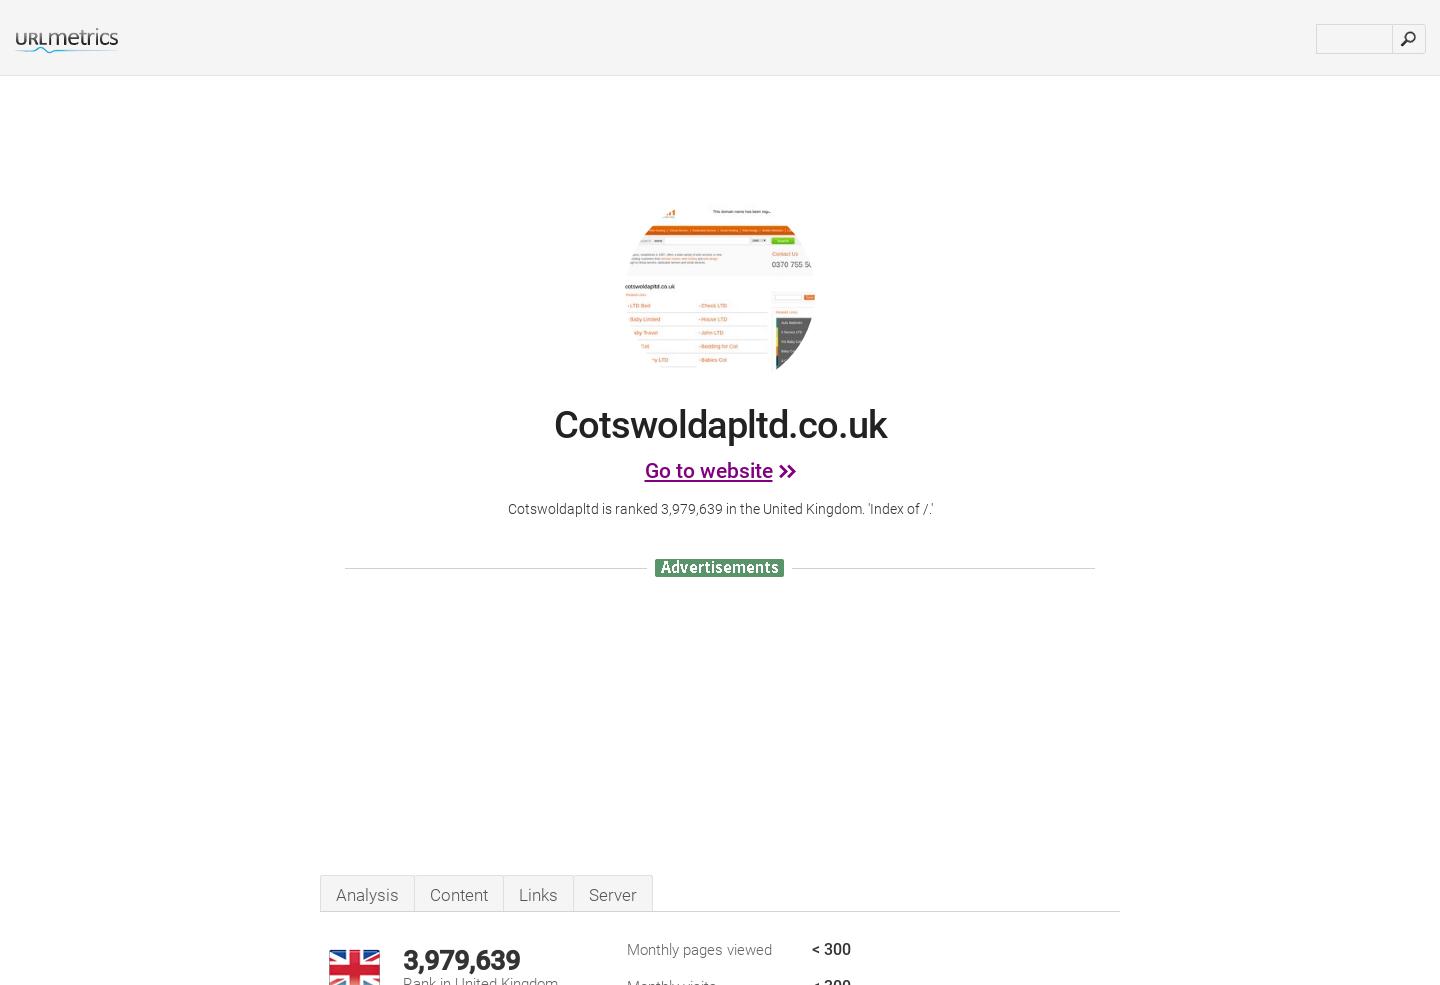  Describe the element at coordinates (642, 470) in the screenshot. I see `'Go to website'` at that location.